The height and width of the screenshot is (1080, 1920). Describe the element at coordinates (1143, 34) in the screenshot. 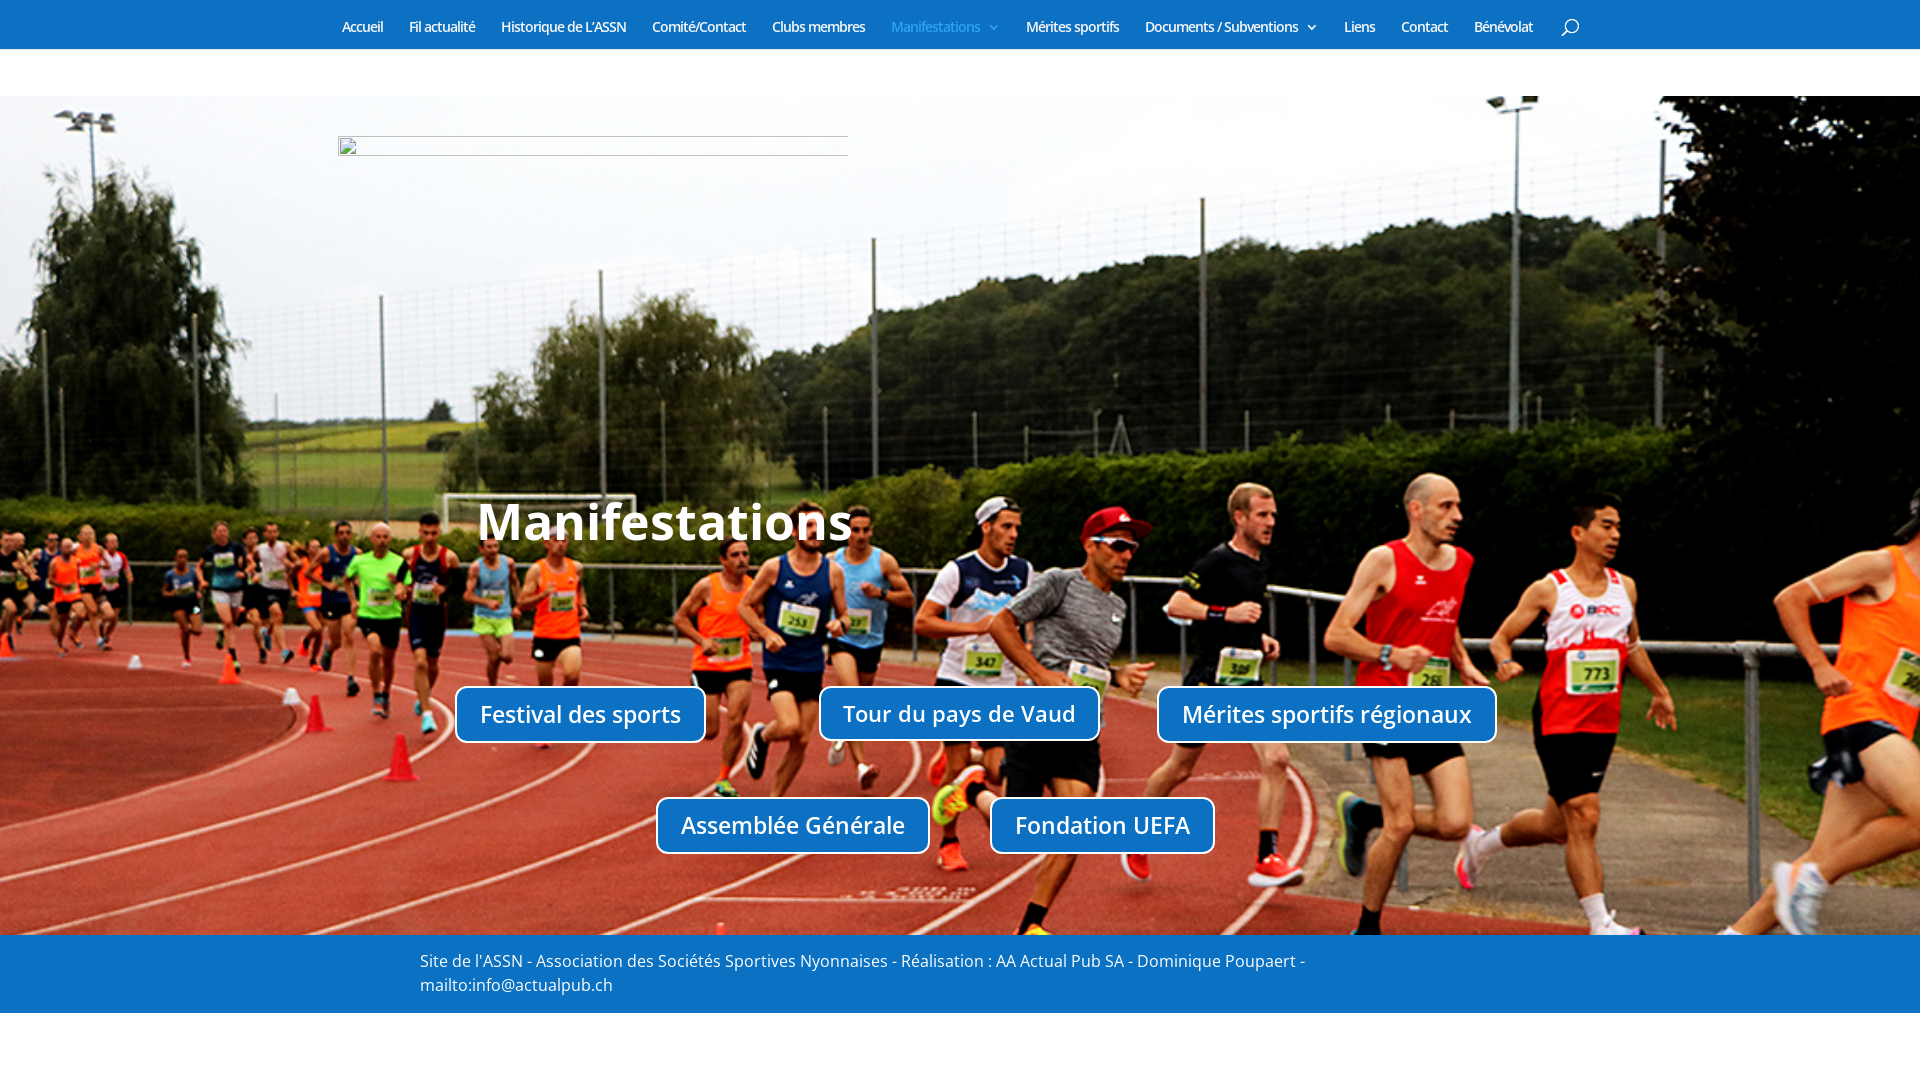

I see `'Documents / Subventions'` at that location.